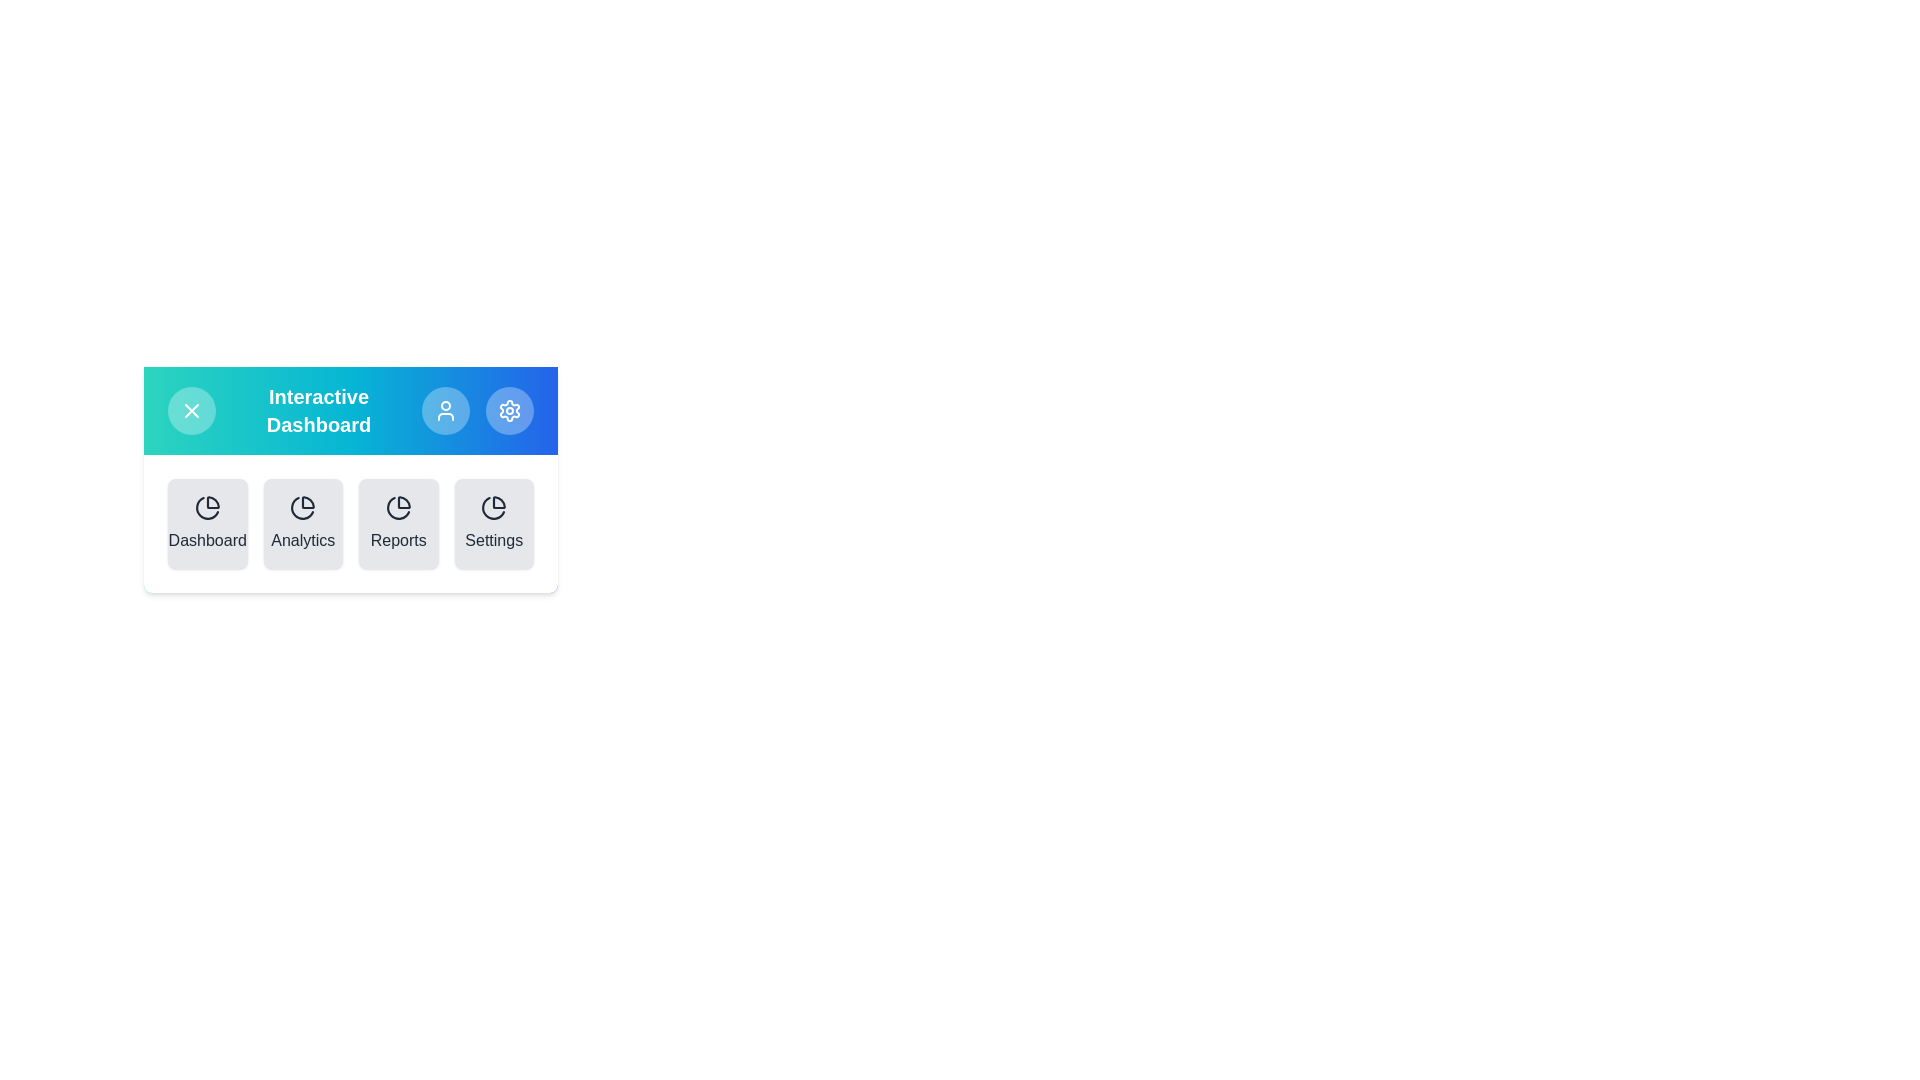  What do you see at coordinates (494, 523) in the screenshot?
I see `the 'Settings' button in the menu to navigate to the Settings section` at bounding box center [494, 523].